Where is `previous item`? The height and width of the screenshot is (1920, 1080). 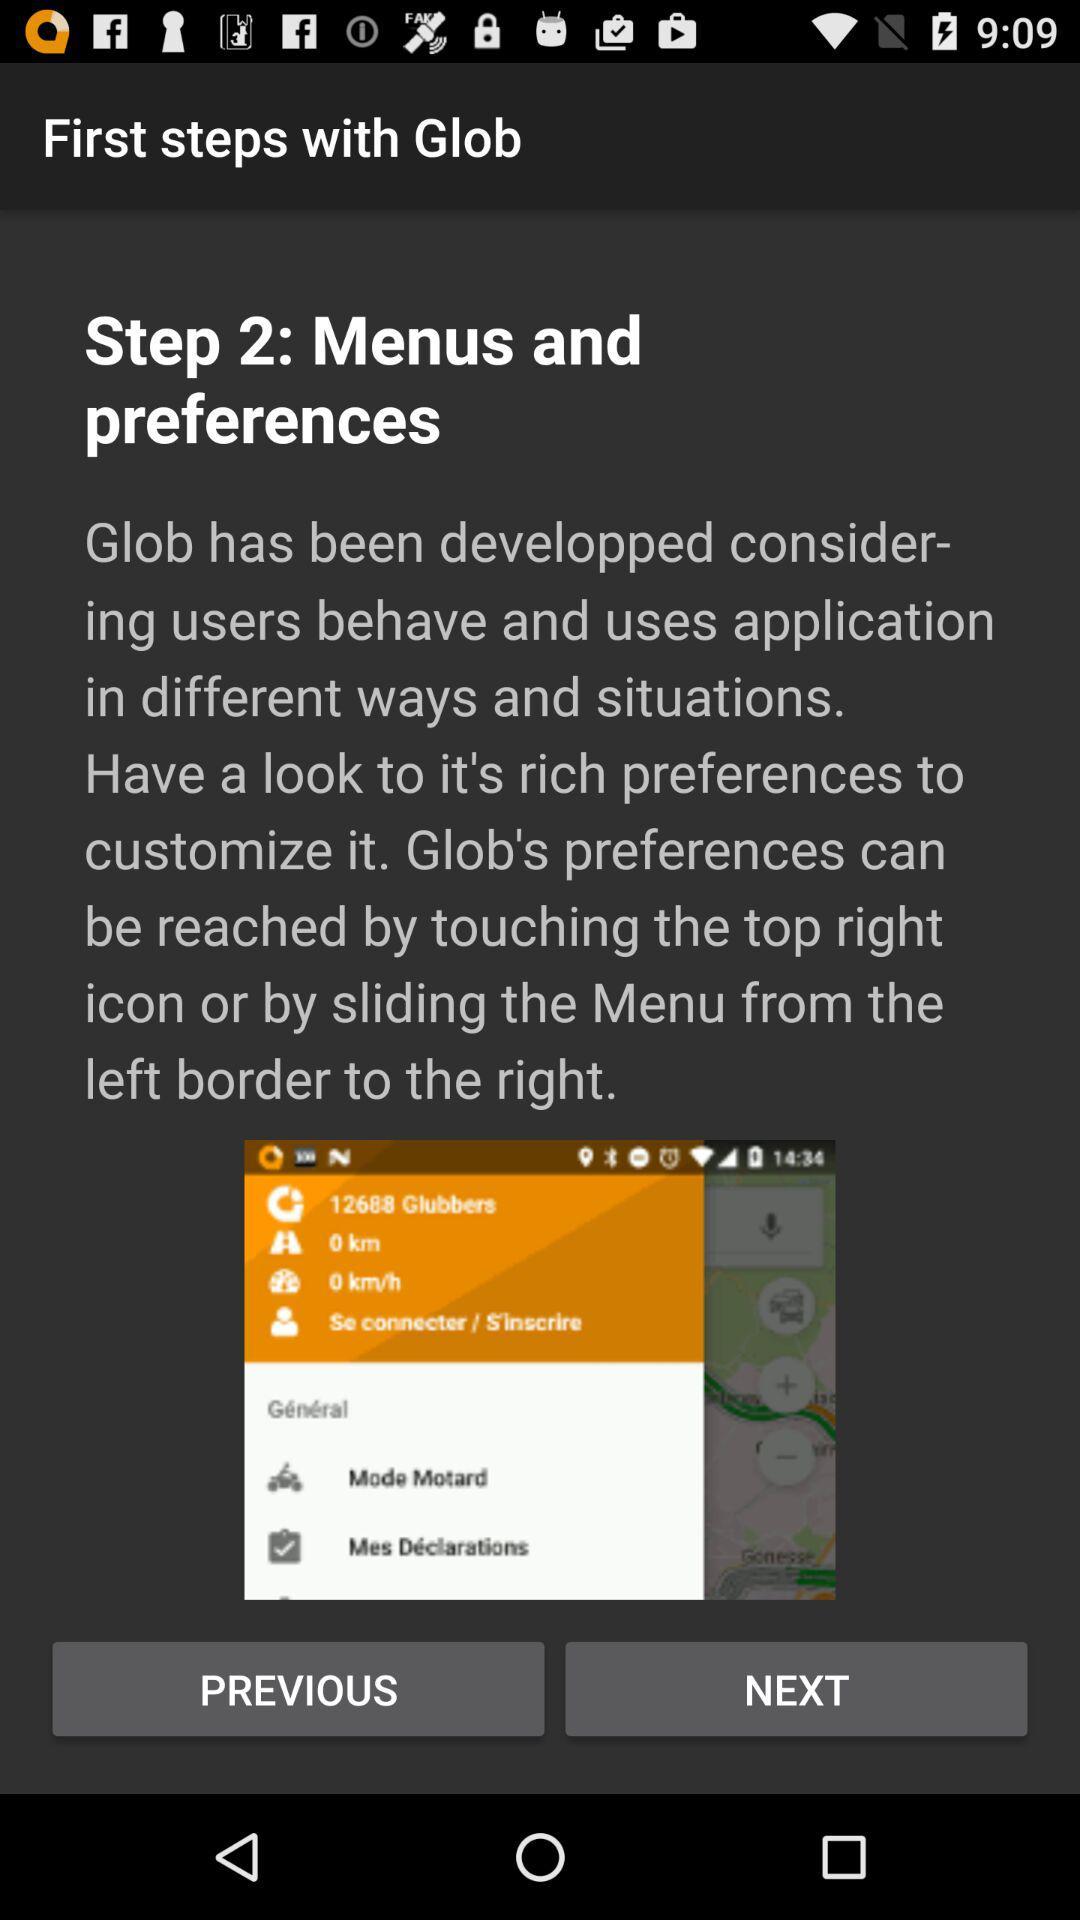 previous item is located at coordinates (298, 1688).